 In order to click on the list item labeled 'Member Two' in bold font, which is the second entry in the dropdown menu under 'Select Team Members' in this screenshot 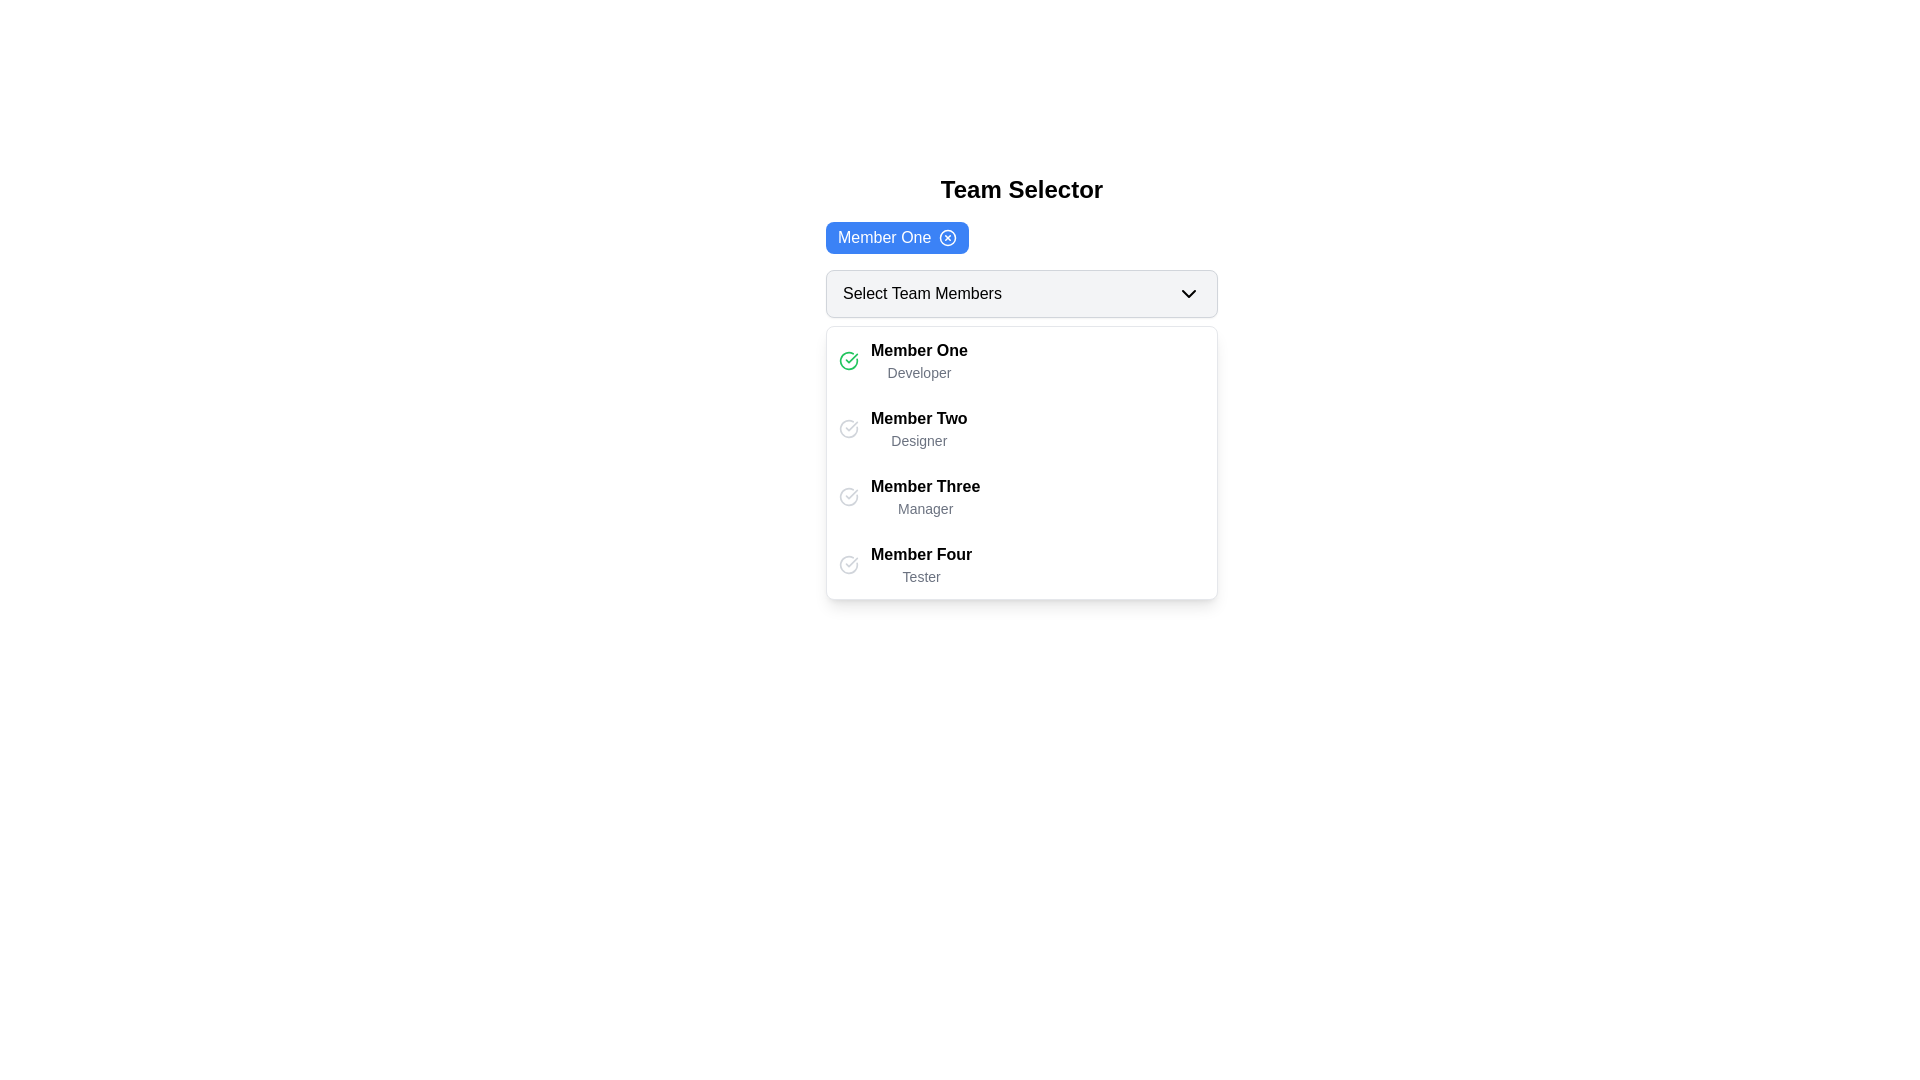, I will do `click(1022, 427)`.